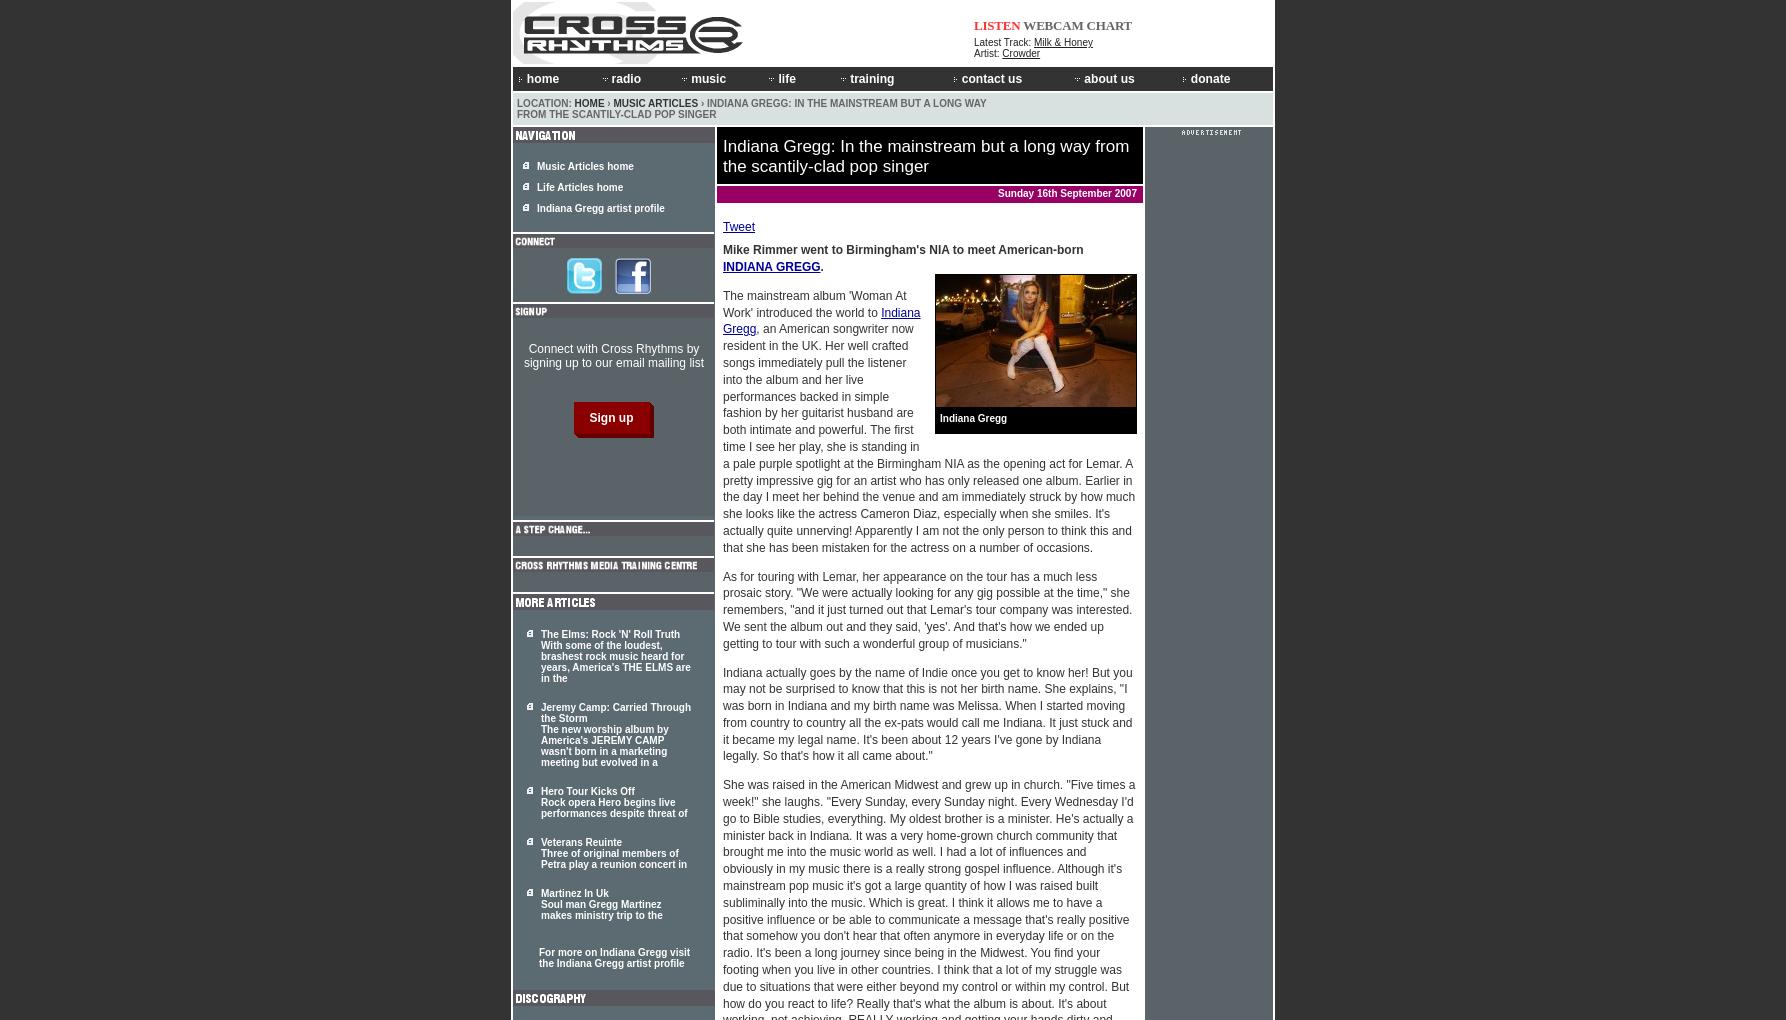  What do you see at coordinates (888, 120) in the screenshot?
I see `'Work Experience'` at bounding box center [888, 120].